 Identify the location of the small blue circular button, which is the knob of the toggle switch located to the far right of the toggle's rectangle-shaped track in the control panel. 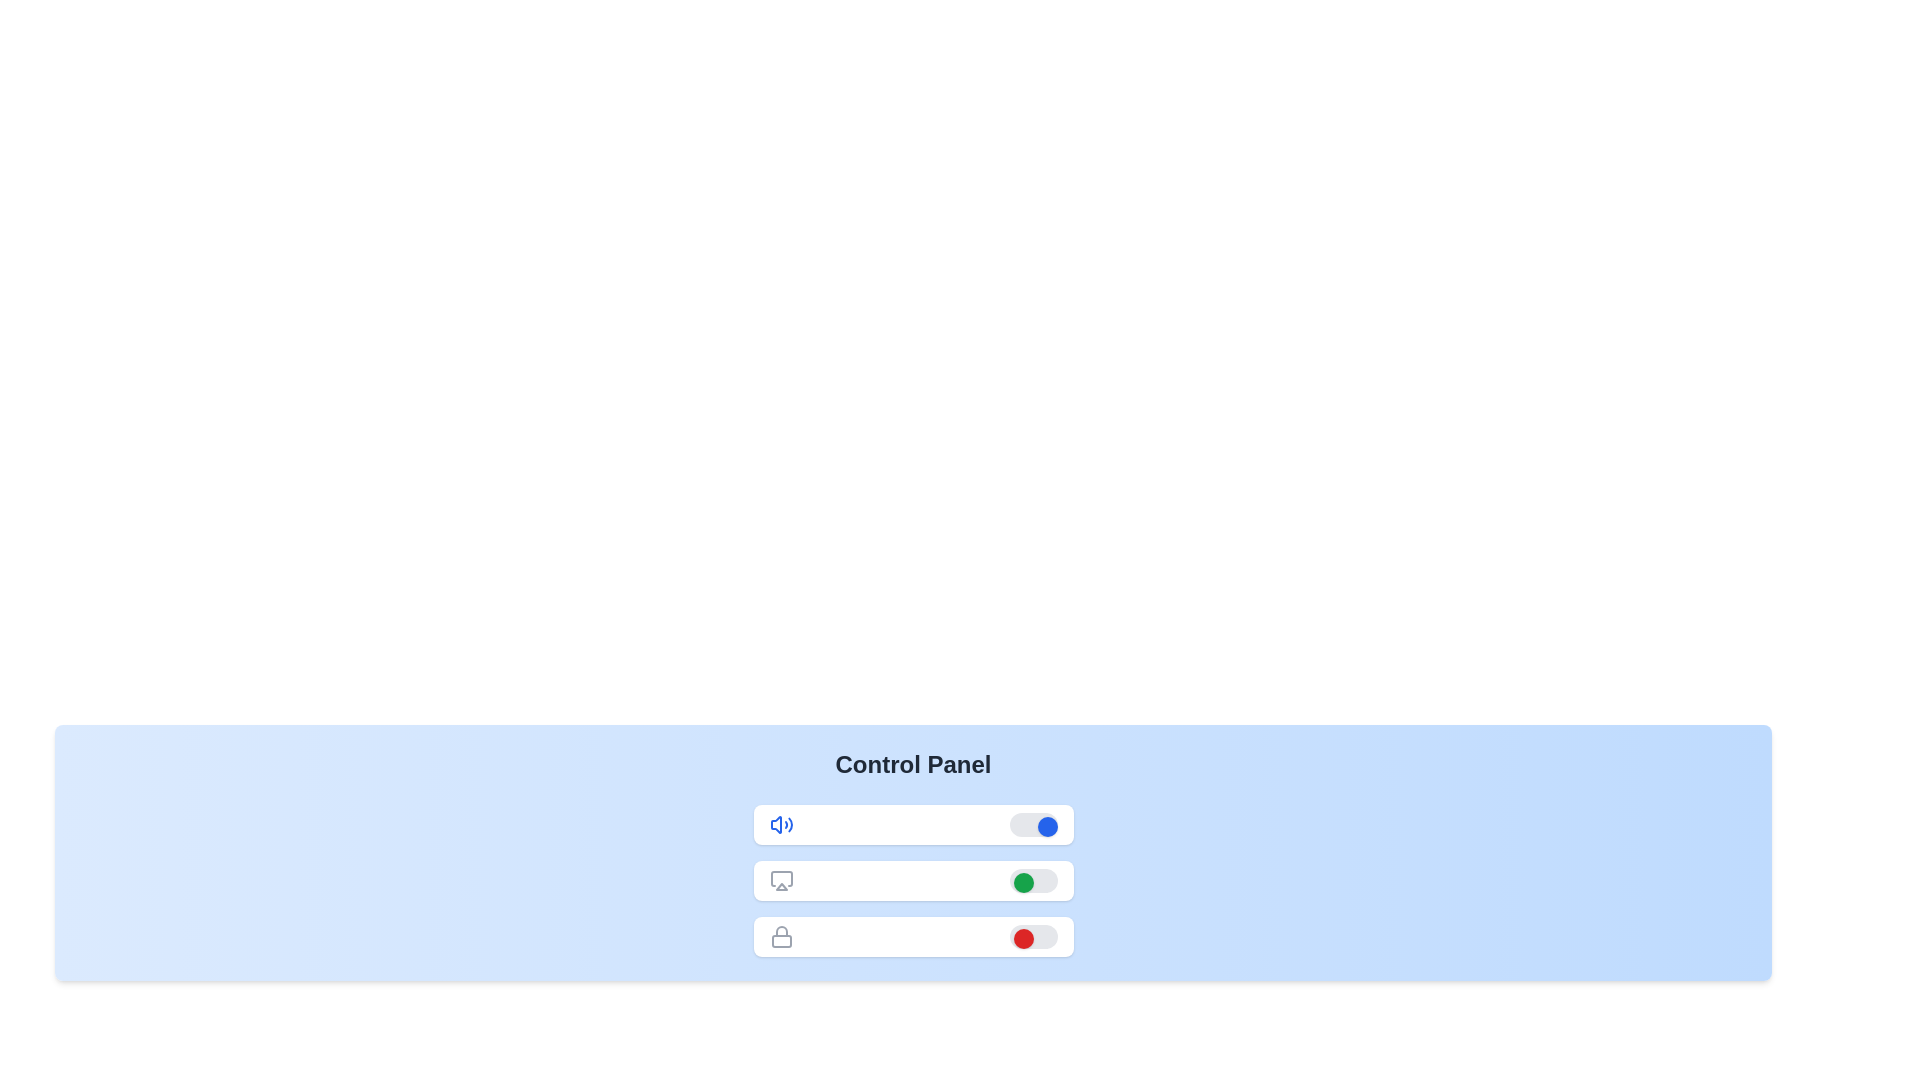
(1046, 826).